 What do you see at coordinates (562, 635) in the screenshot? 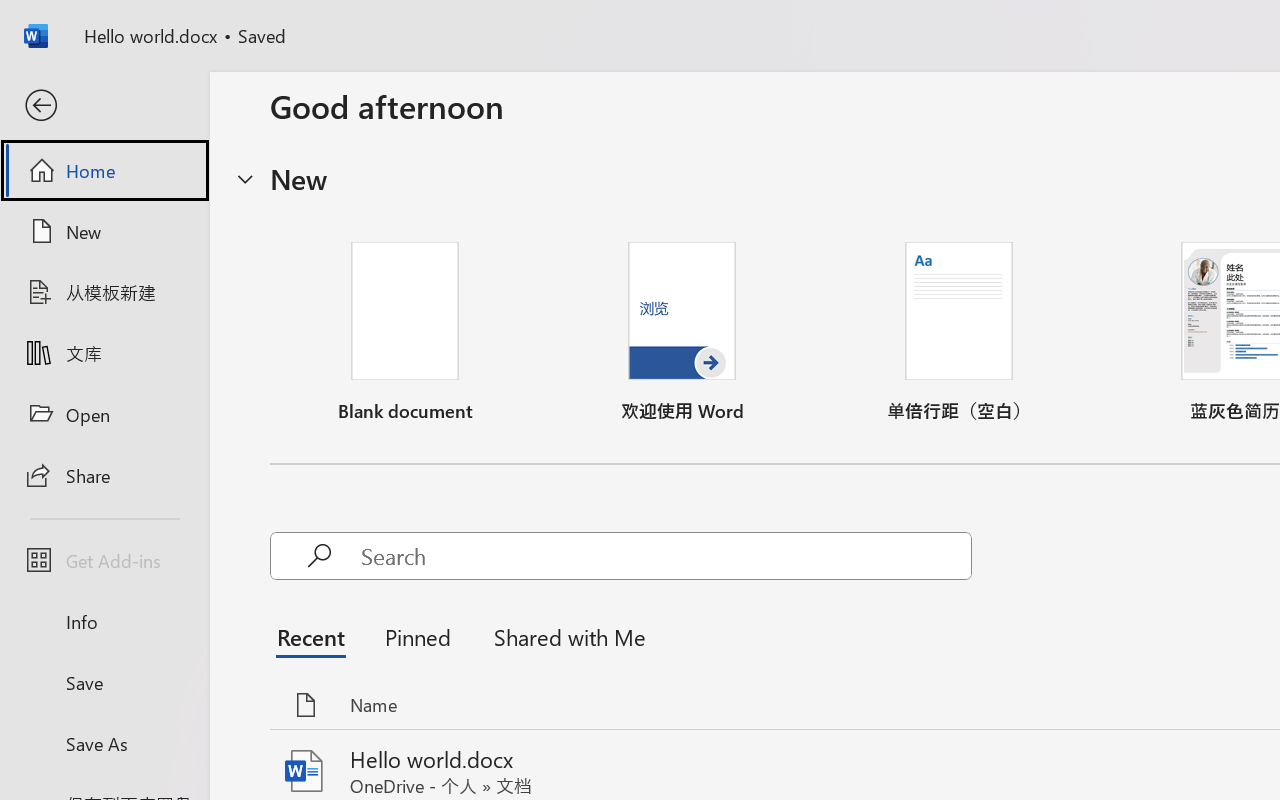
I see `'Shared with Me'` at bounding box center [562, 635].